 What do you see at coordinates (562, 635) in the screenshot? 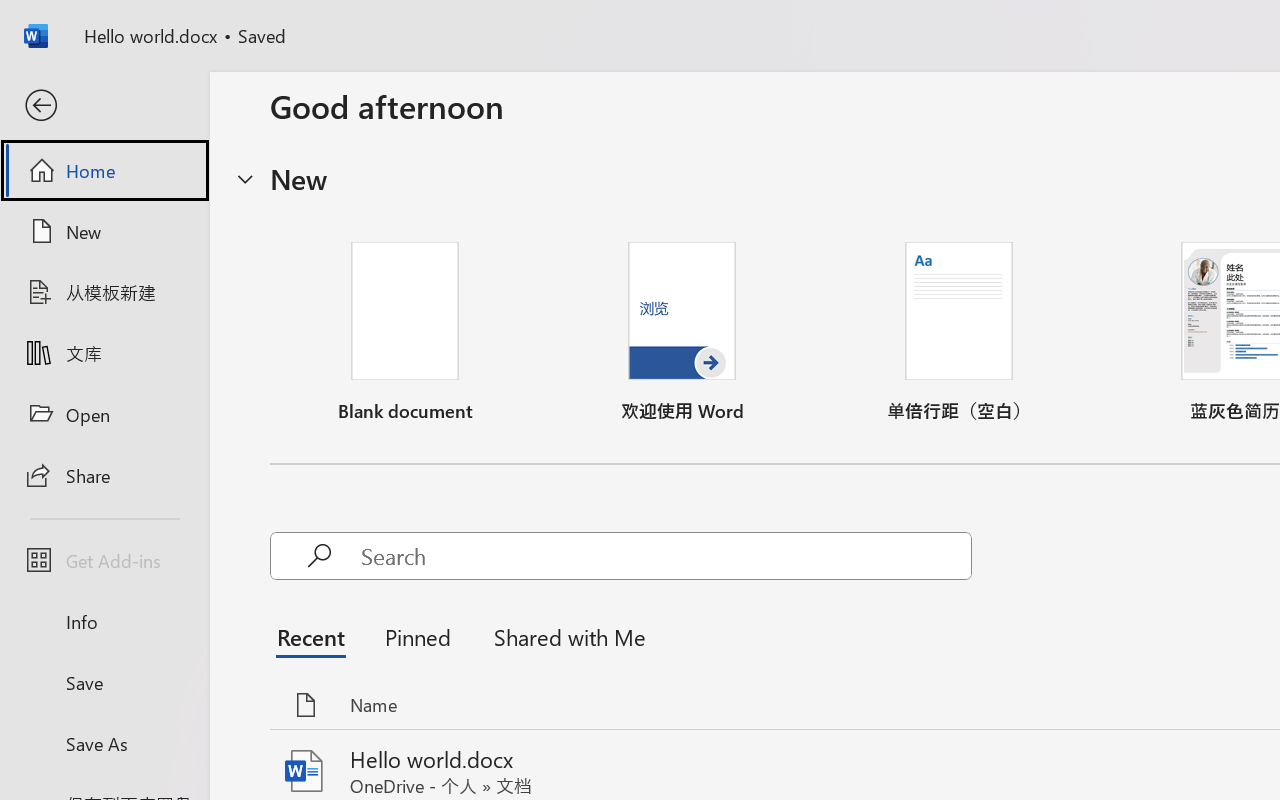
I see `'Shared with Me'` at bounding box center [562, 635].